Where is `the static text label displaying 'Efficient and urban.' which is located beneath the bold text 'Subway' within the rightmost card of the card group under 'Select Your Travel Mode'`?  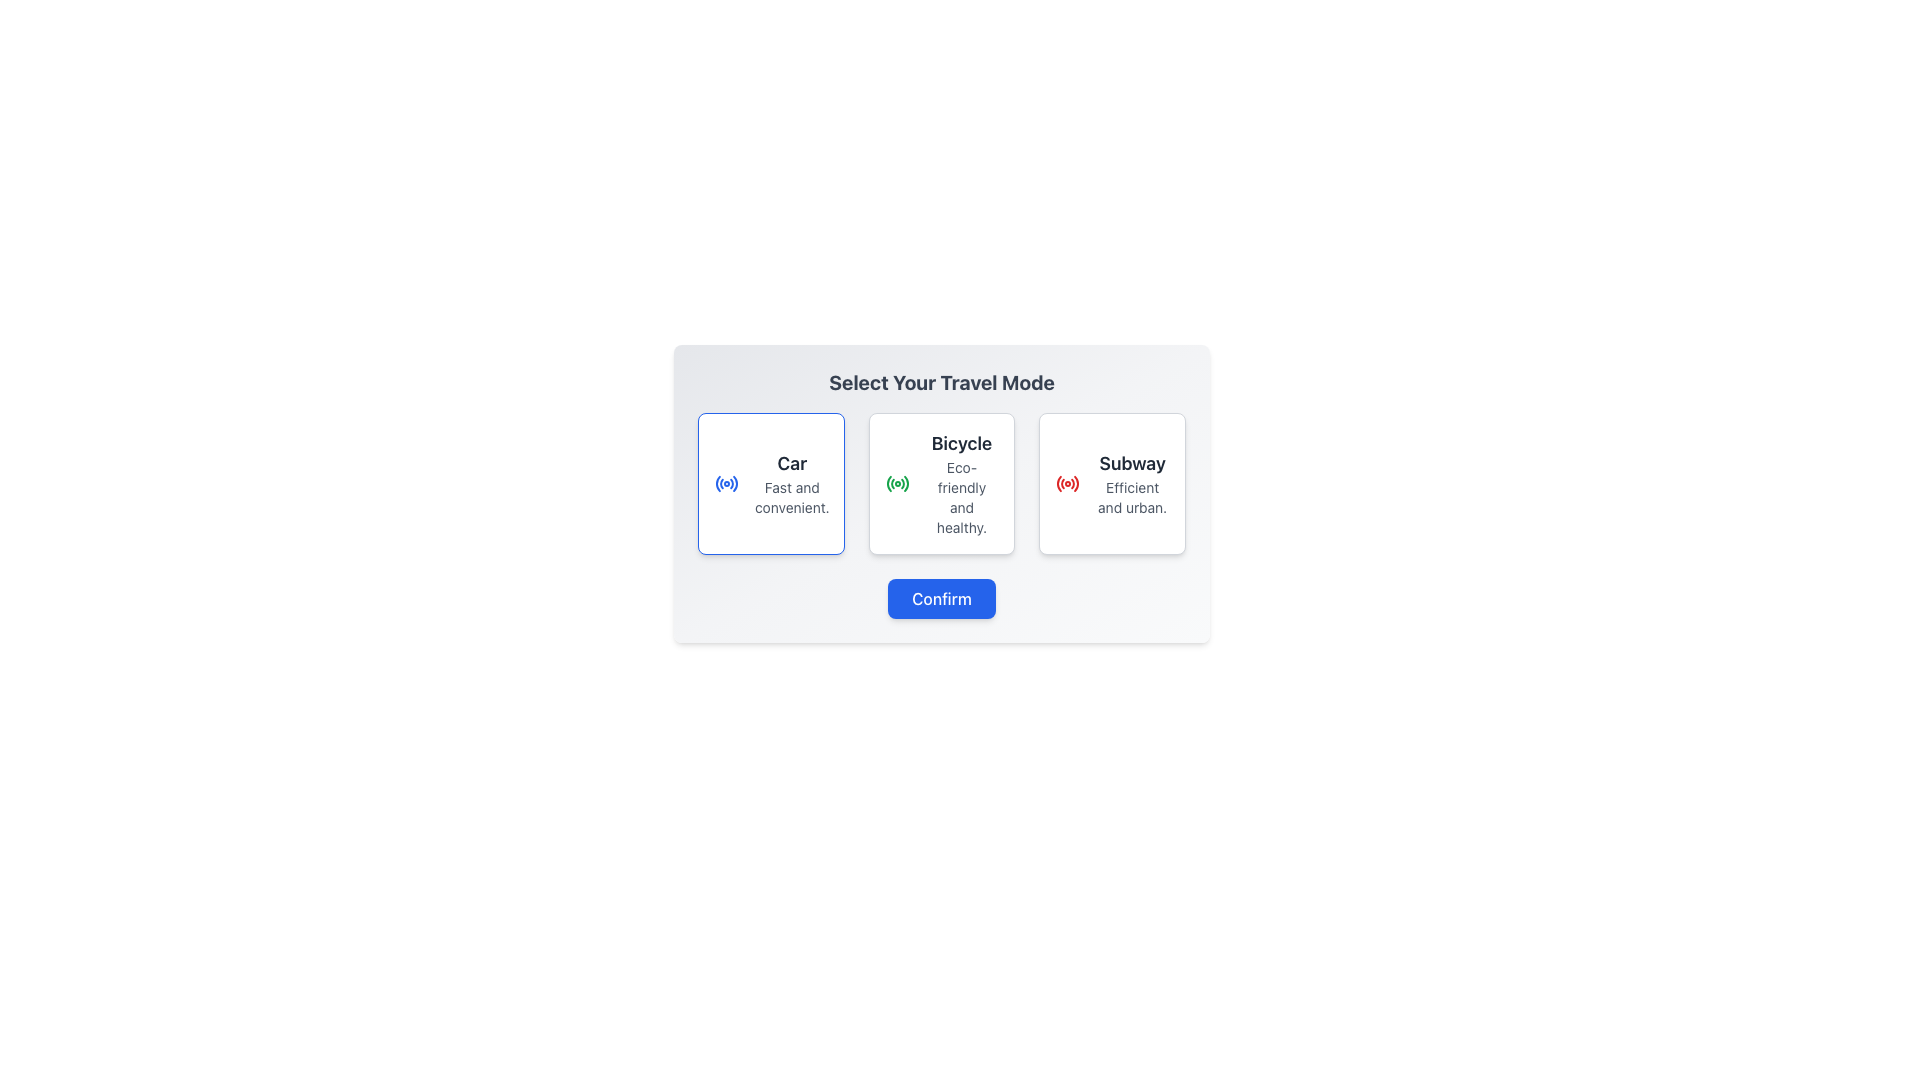
the static text label displaying 'Efficient and urban.' which is located beneath the bold text 'Subway' within the rightmost card of the card group under 'Select Your Travel Mode' is located at coordinates (1132, 496).